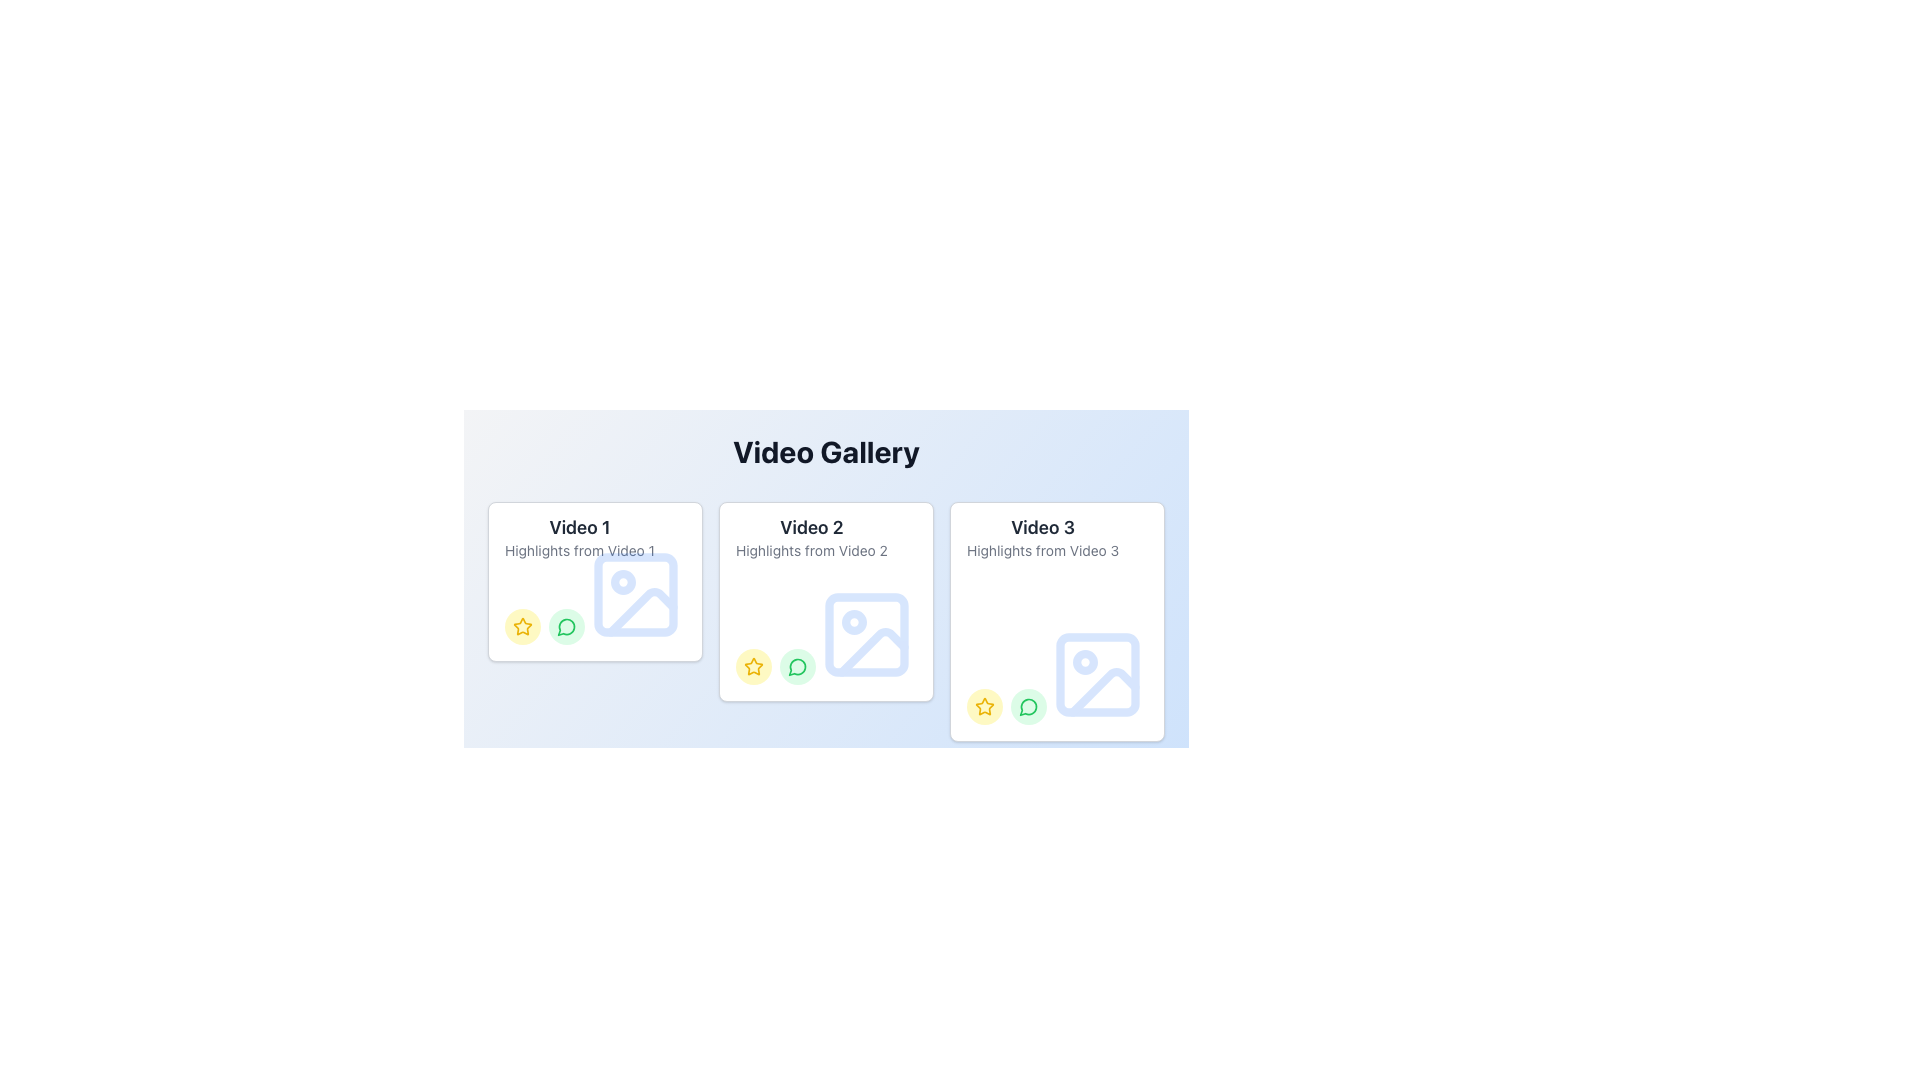 The height and width of the screenshot is (1080, 1920). Describe the element at coordinates (1042, 540) in the screenshot. I see `the text element titled 'Video 3' which includes the subtitle 'Highlights from Video 3', located at the top-left corner of the card` at that location.